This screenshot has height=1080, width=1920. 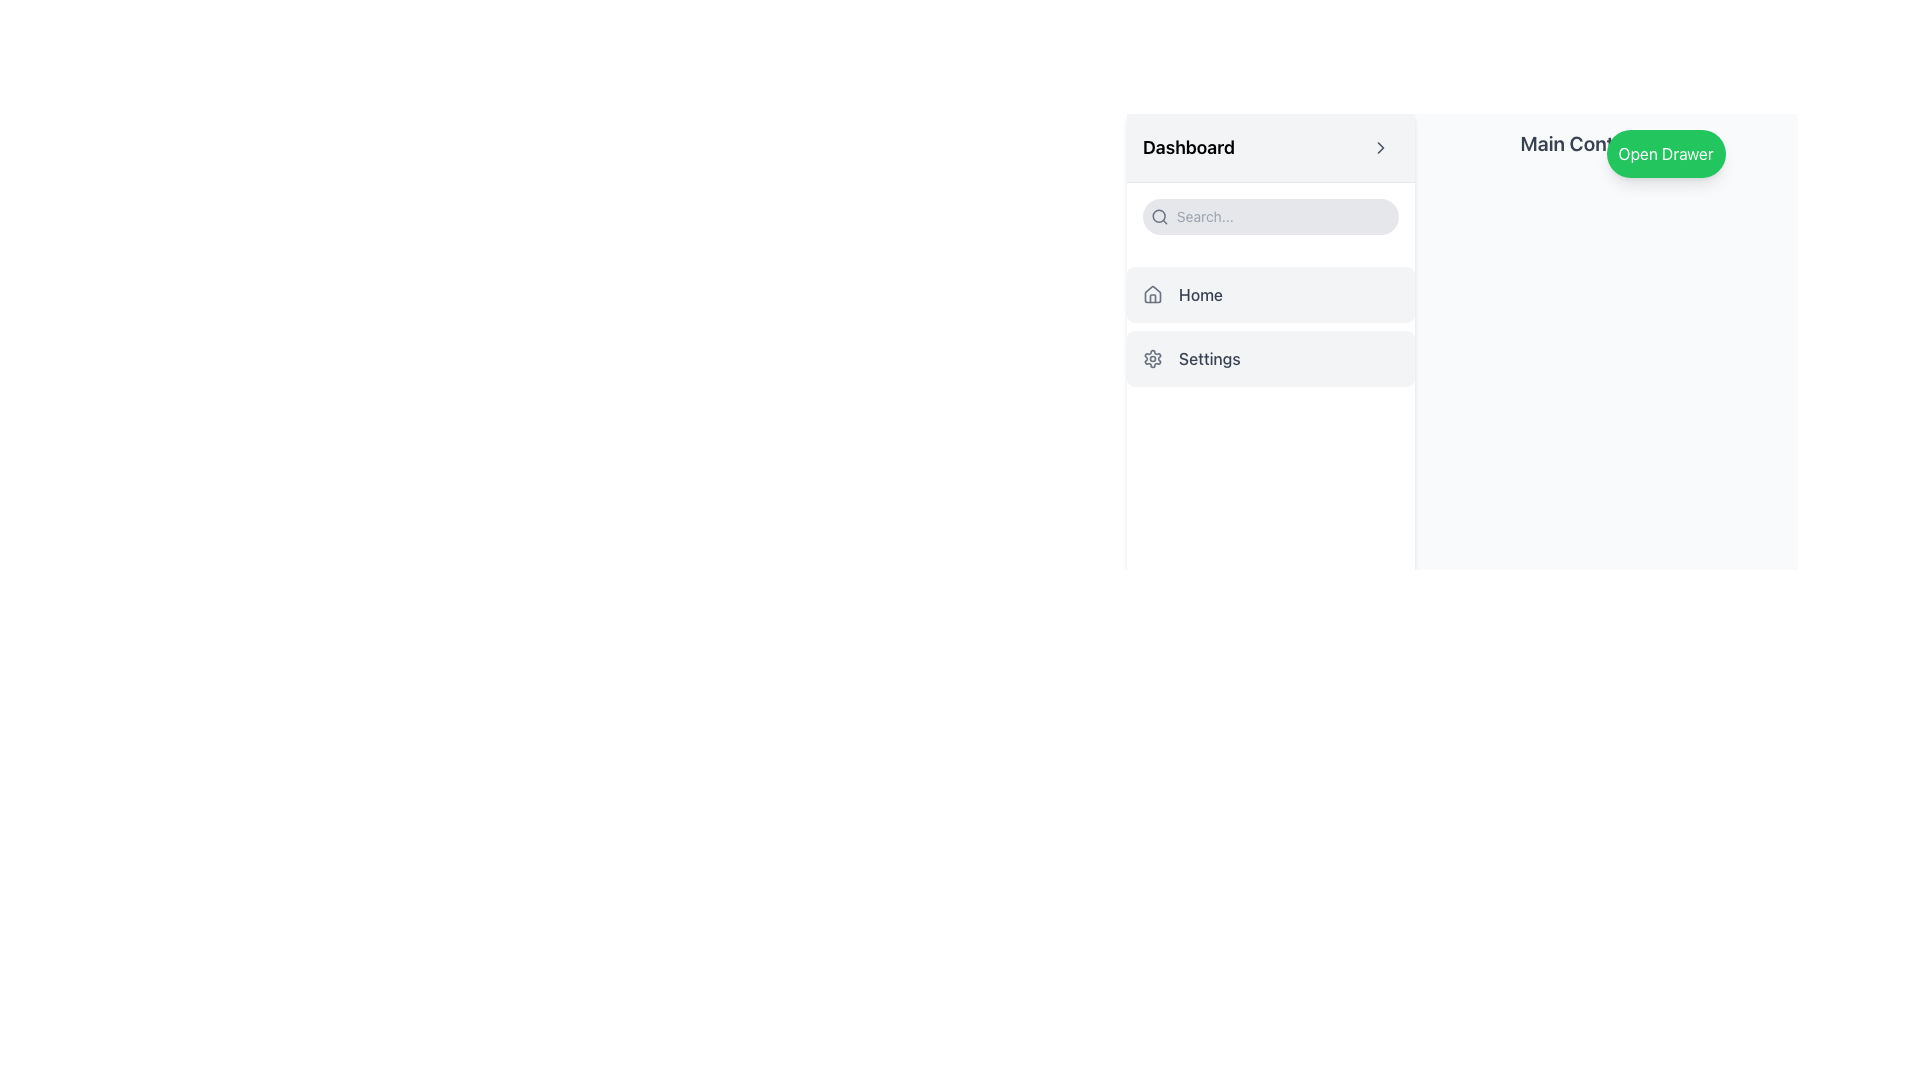 What do you see at coordinates (1270, 294) in the screenshot?
I see `the first button labeled 'Home' located below the search bar` at bounding box center [1270, 294].